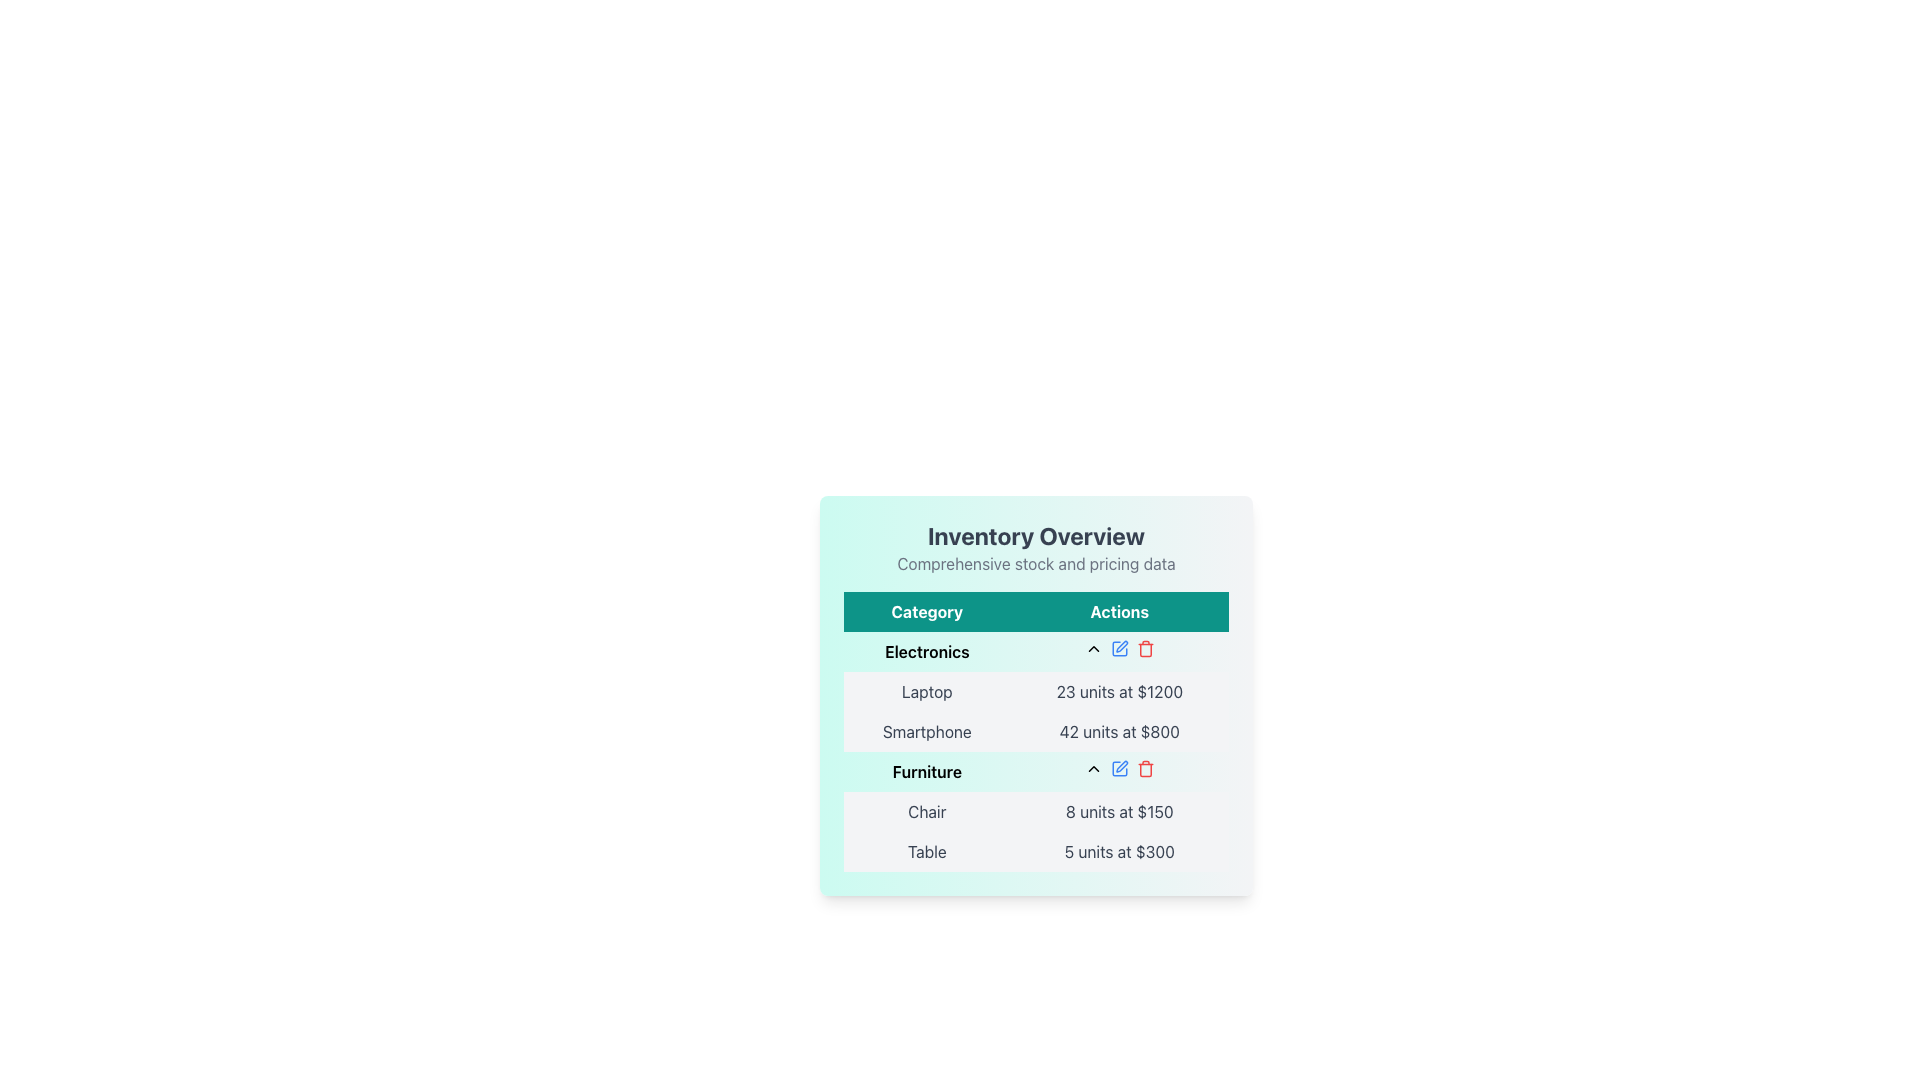 Image resolution: width=1920 pixels, height=1080 pixels. I want to click on the static text label 'Smartphone' located in the second row under the 'Category' column of the 'Inventory Overview' table, so click(926, 732).